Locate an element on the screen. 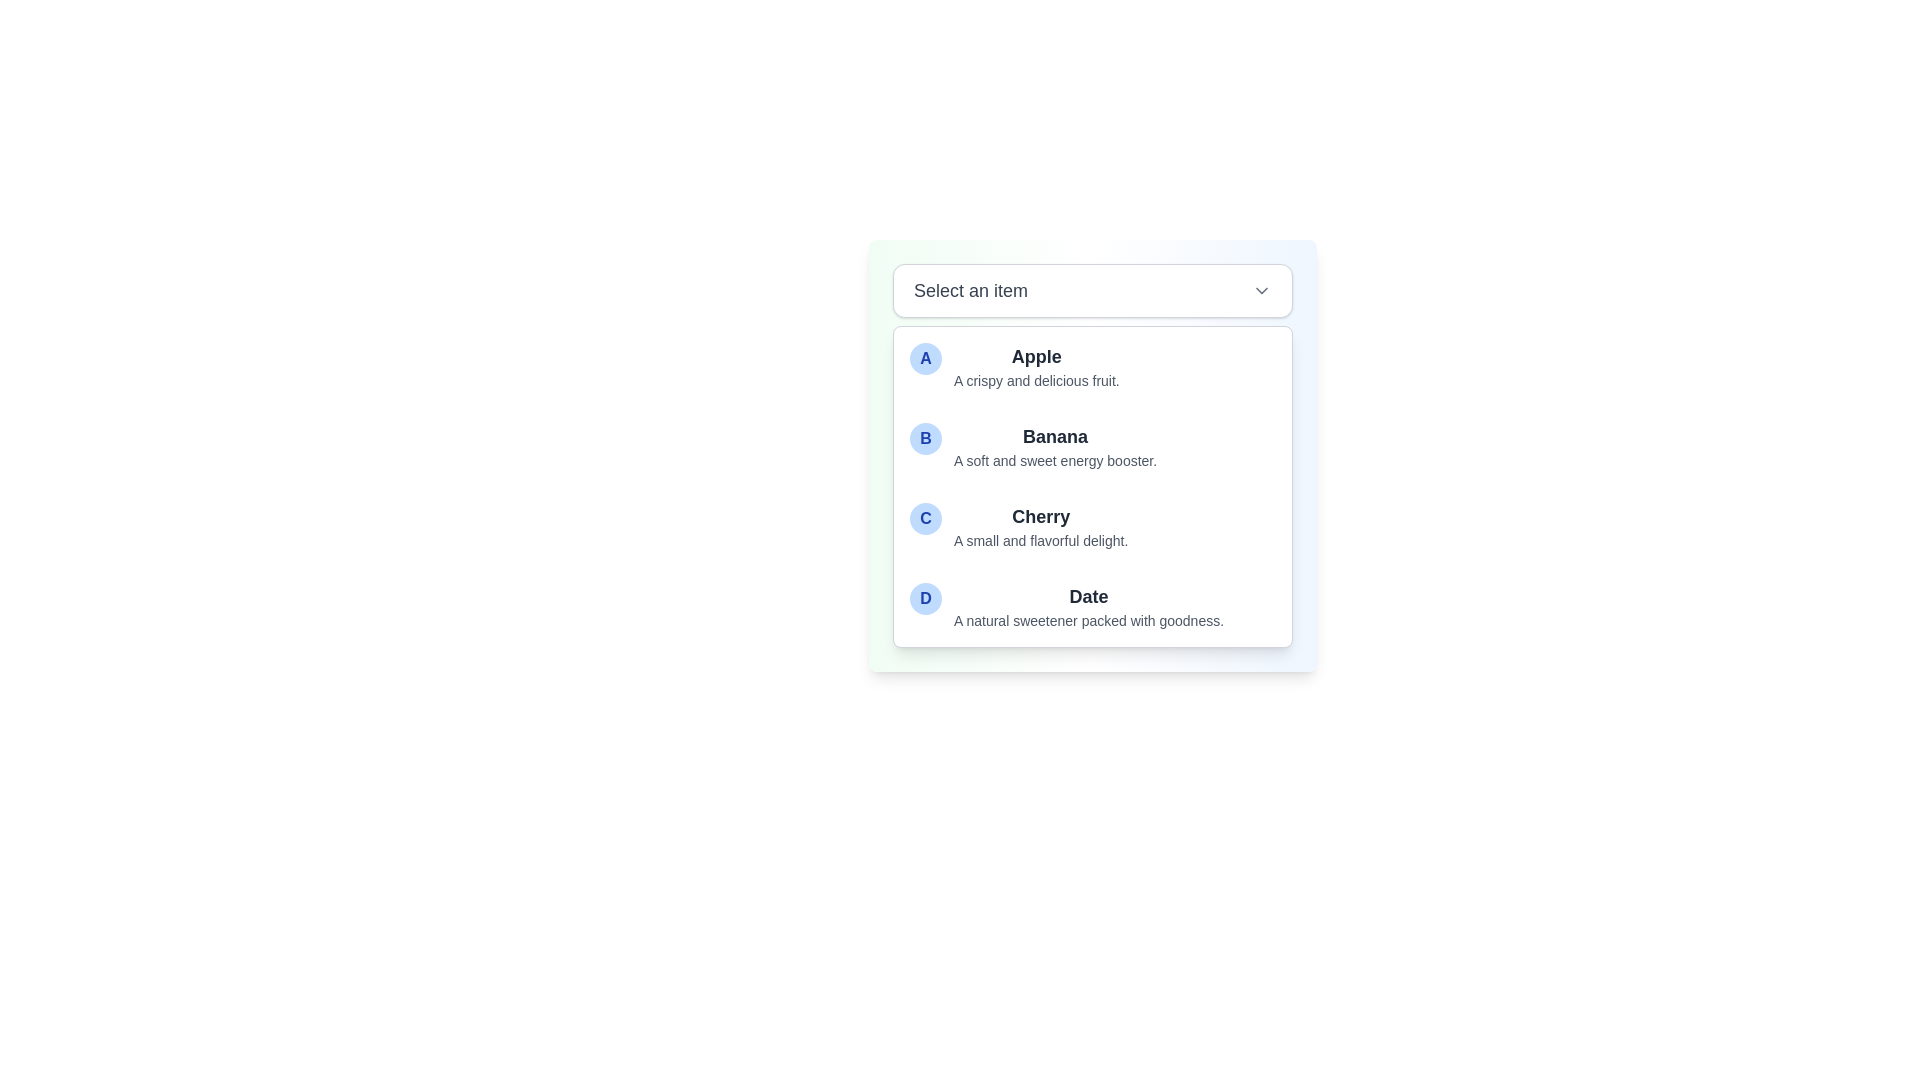 Image resolution: width=1920 pixels, height=1080 pixels. the 'Cherry' text label in the dropdown menu is located at coordinates (1040, 515).